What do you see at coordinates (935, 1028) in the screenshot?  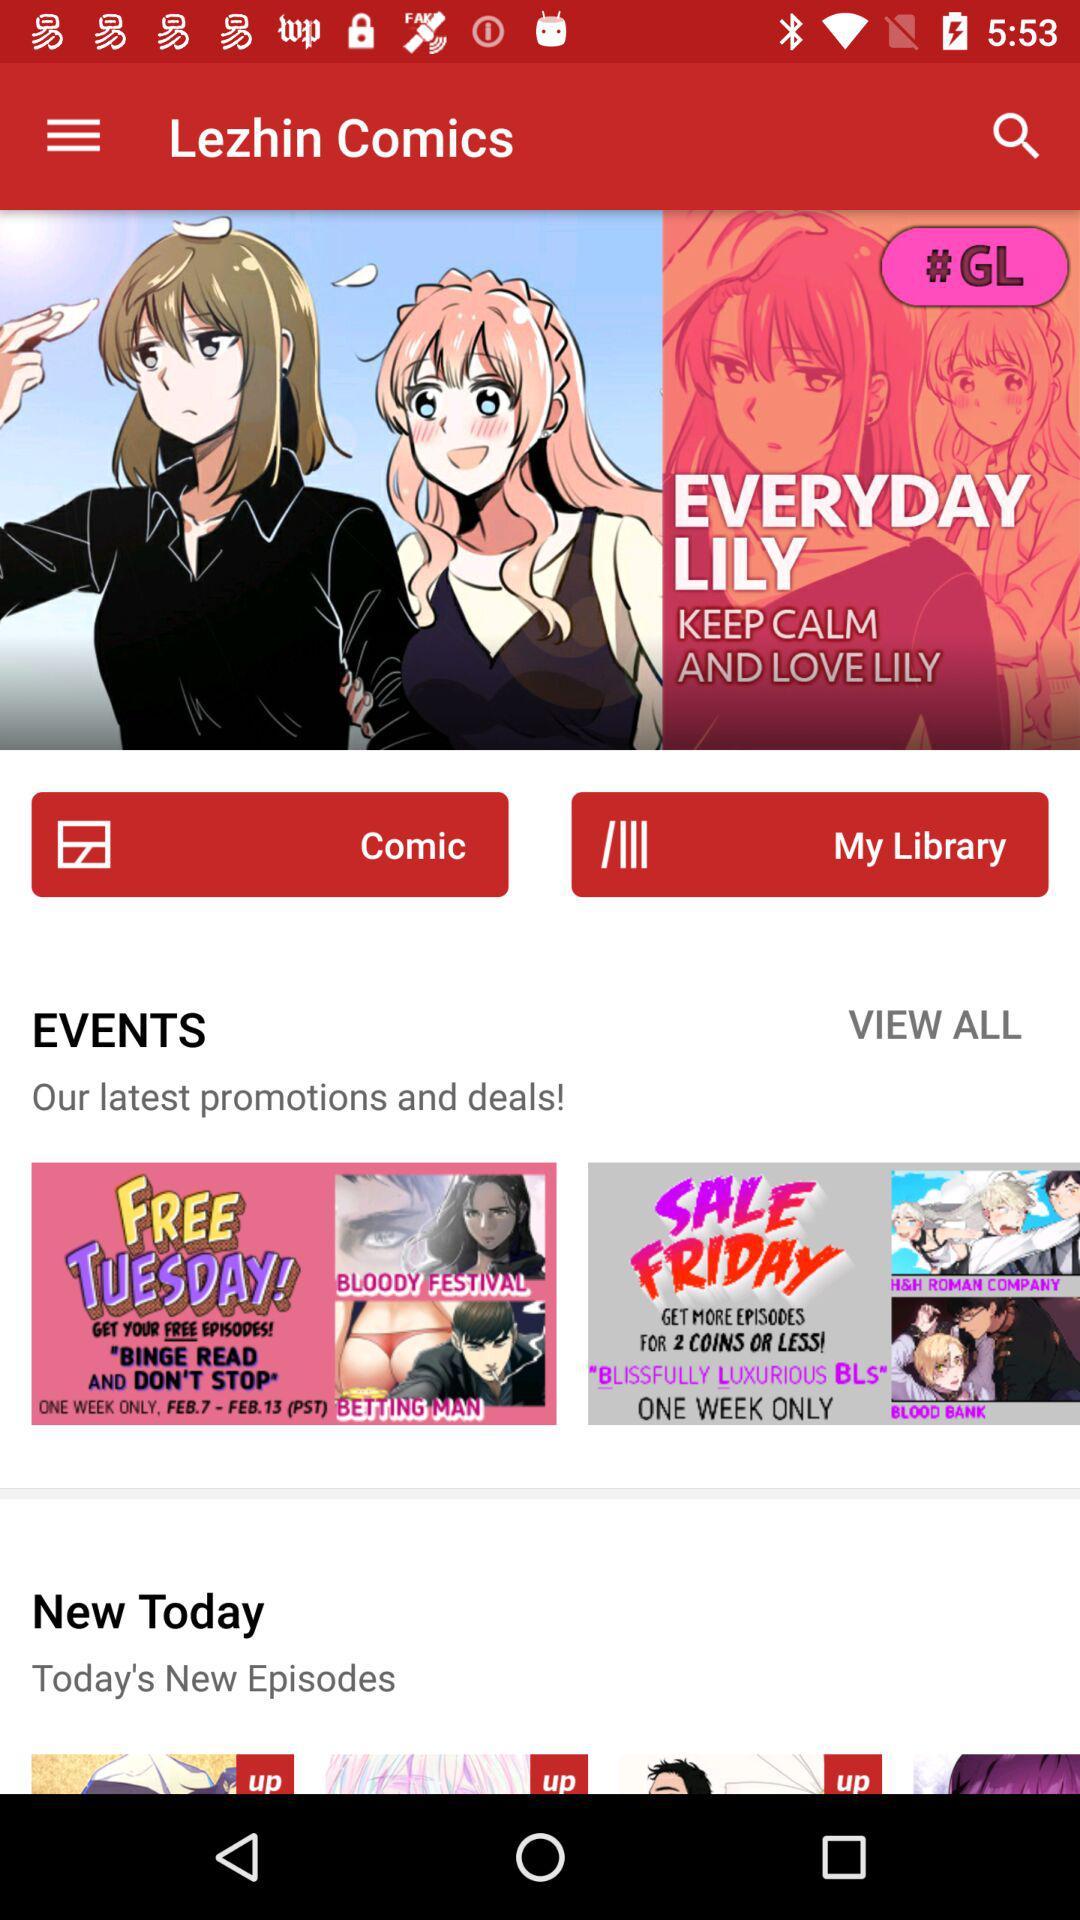 I see `the item below my library` at bounding box center [935, 1028].